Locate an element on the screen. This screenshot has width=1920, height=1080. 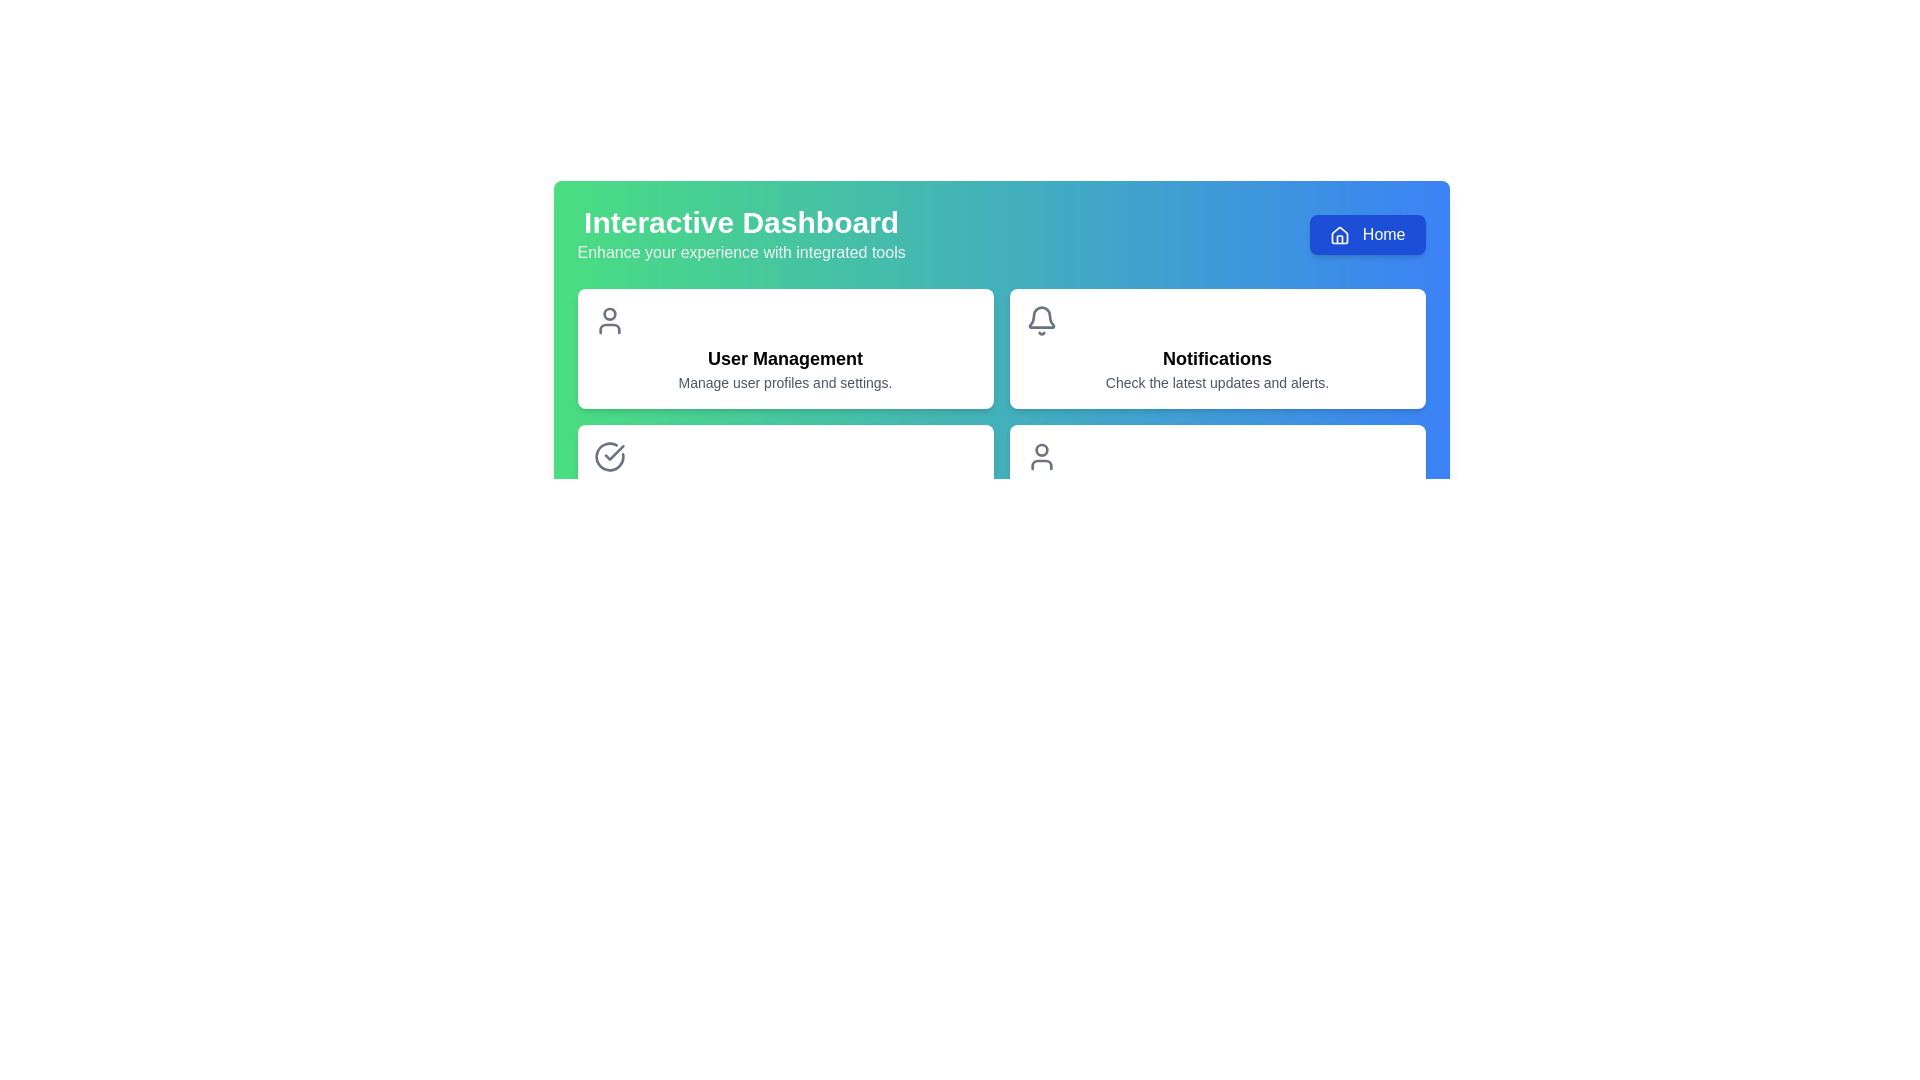
the blue rectangular button with rounded corners labeled 'Home' is located at coordinates (1367, 234).